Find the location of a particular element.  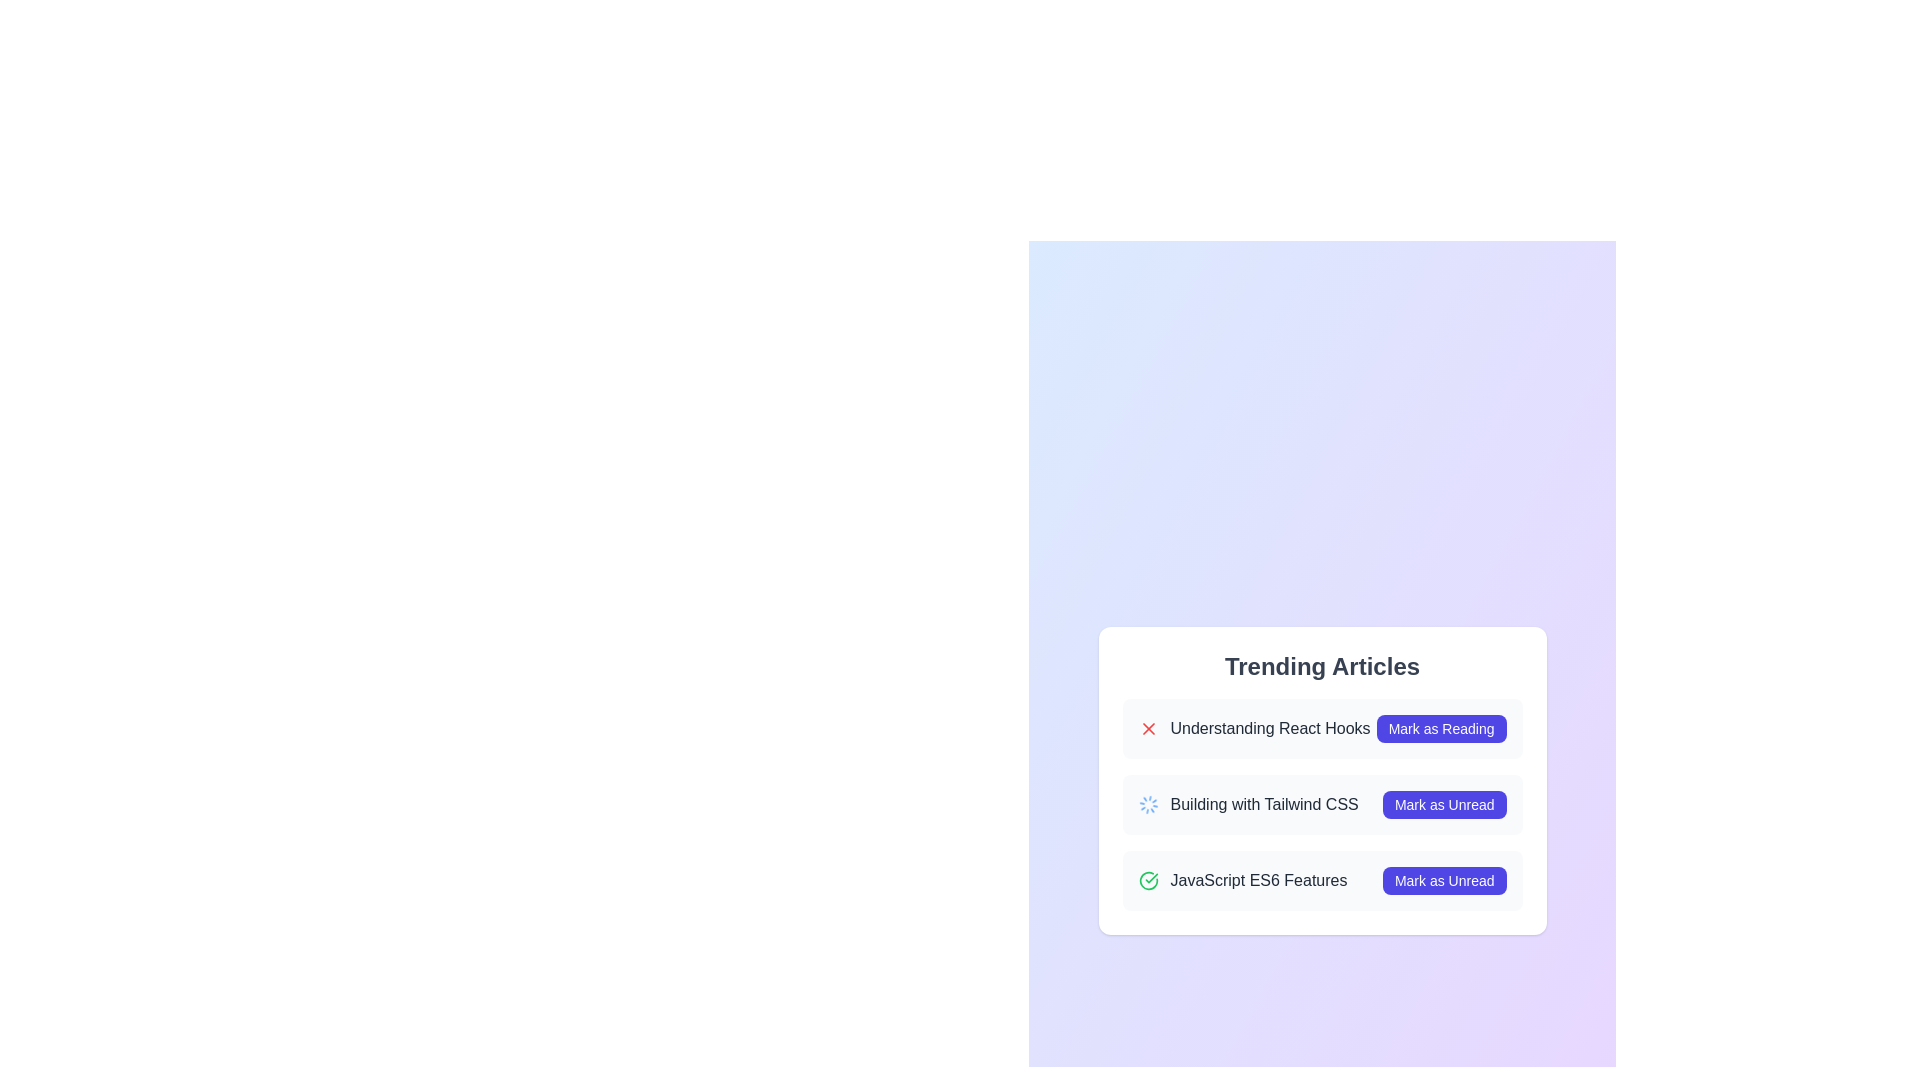

the label displaying 'JavaScript ES6 Features' with a green circular checkmark icon, which is the third item under the 'Trending Articles' heading is located at coordinates (1242, 879).